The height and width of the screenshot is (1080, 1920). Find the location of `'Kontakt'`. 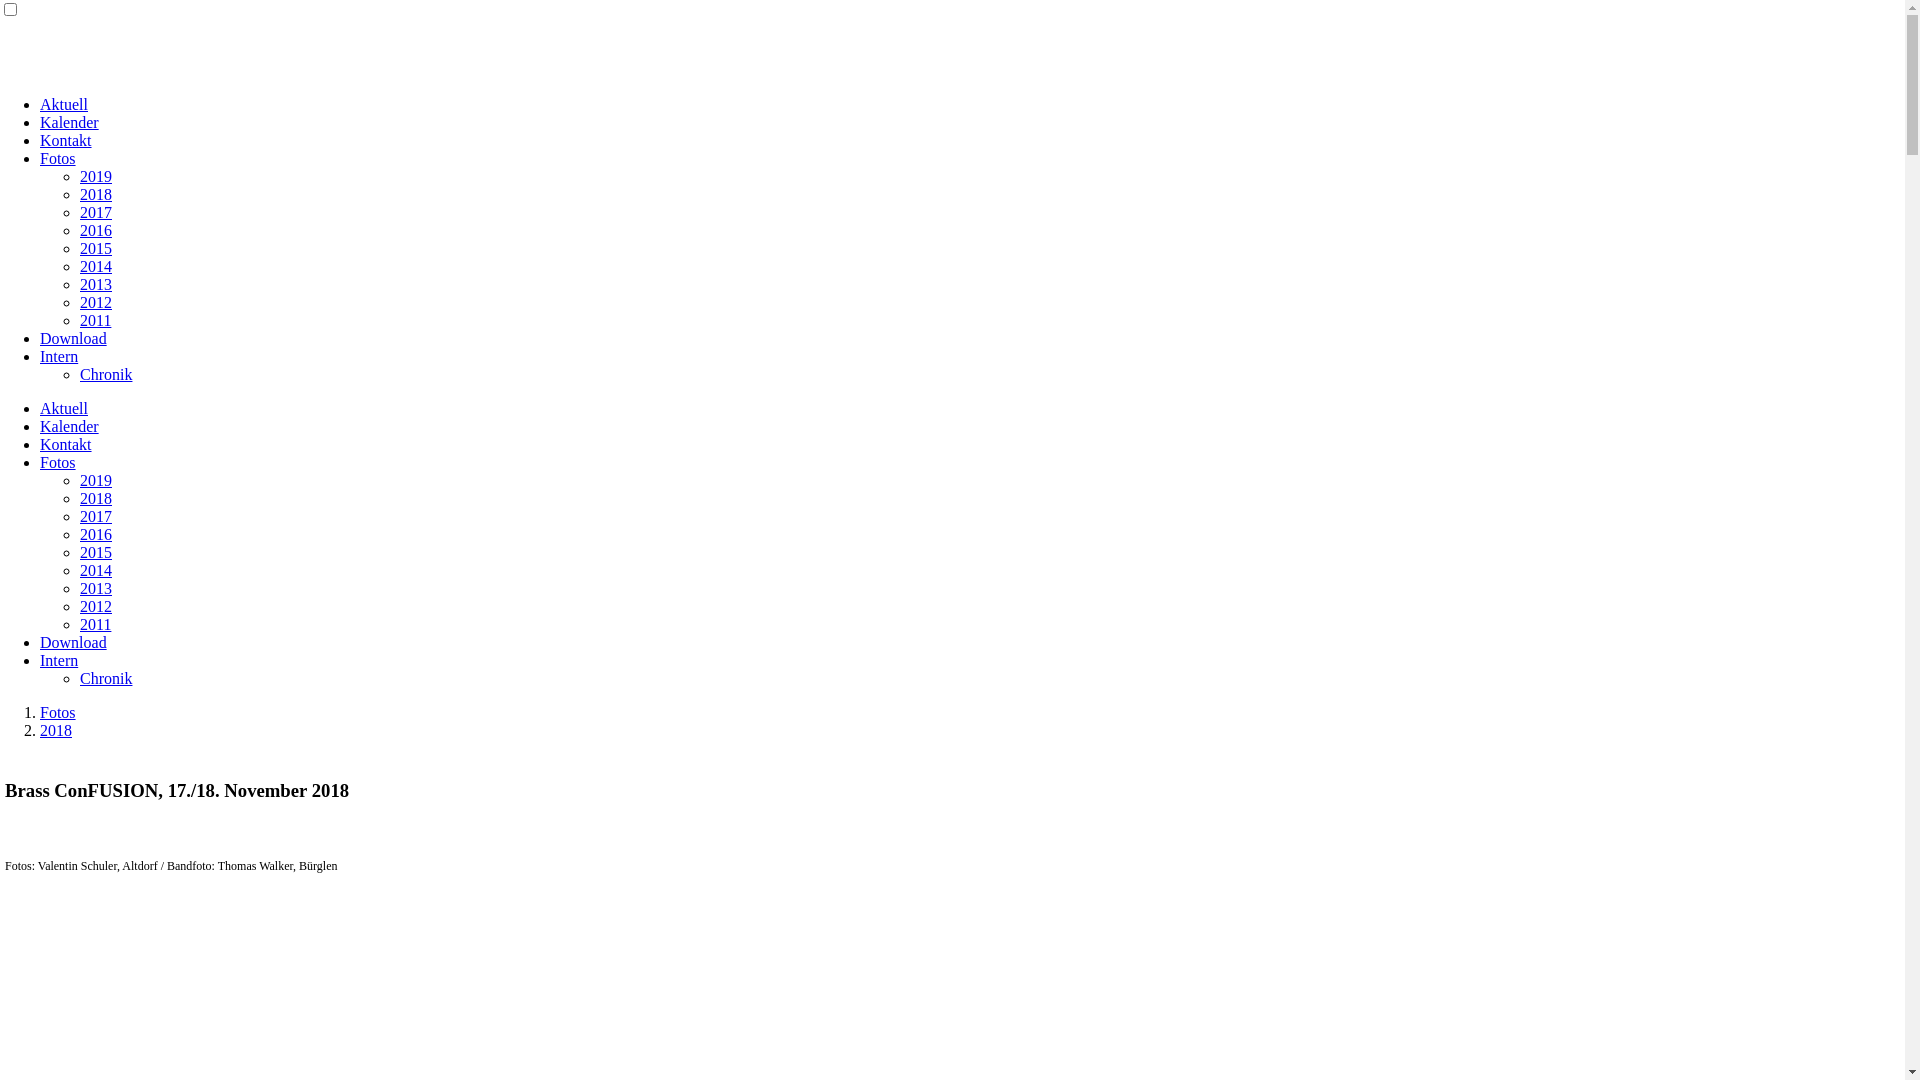

'Kontakt' is located at coordinates (66, 139).